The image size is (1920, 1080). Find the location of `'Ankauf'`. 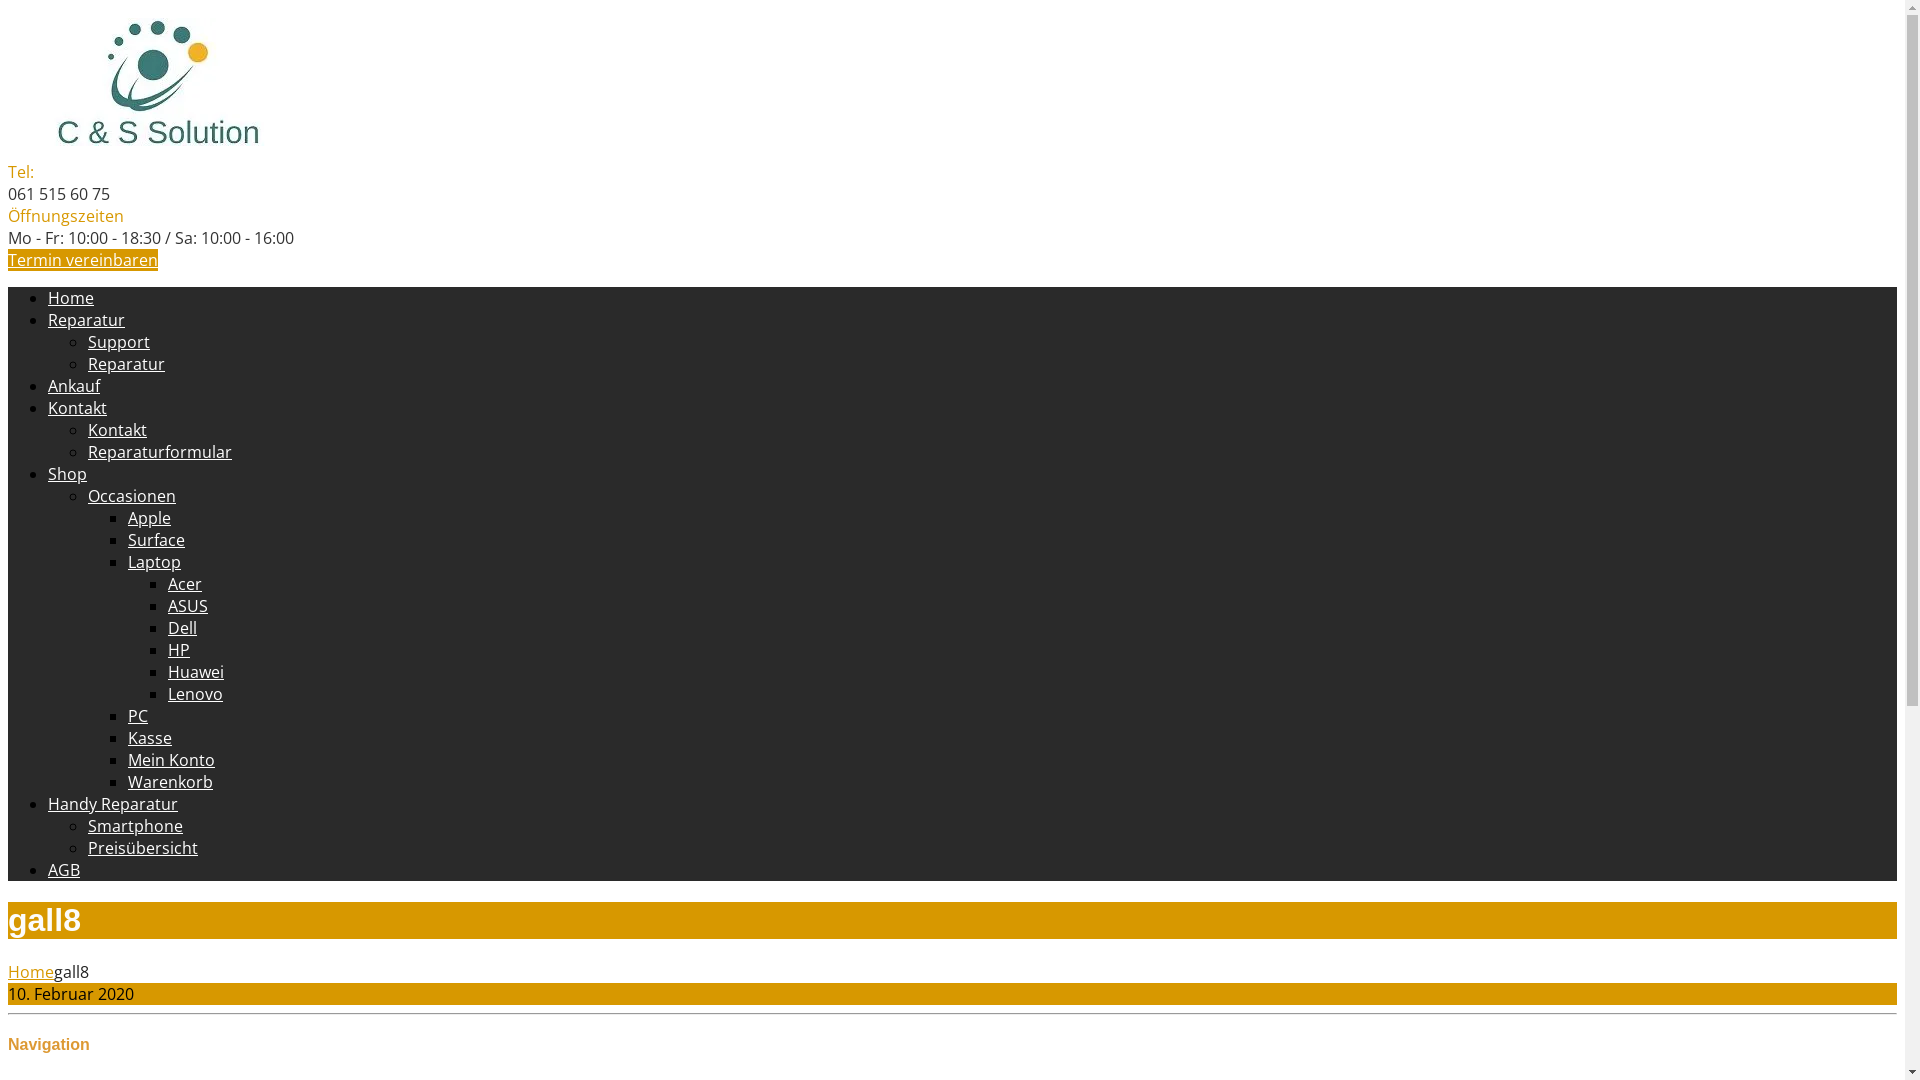

'Ankauf' is located at coordinates (73, 385).